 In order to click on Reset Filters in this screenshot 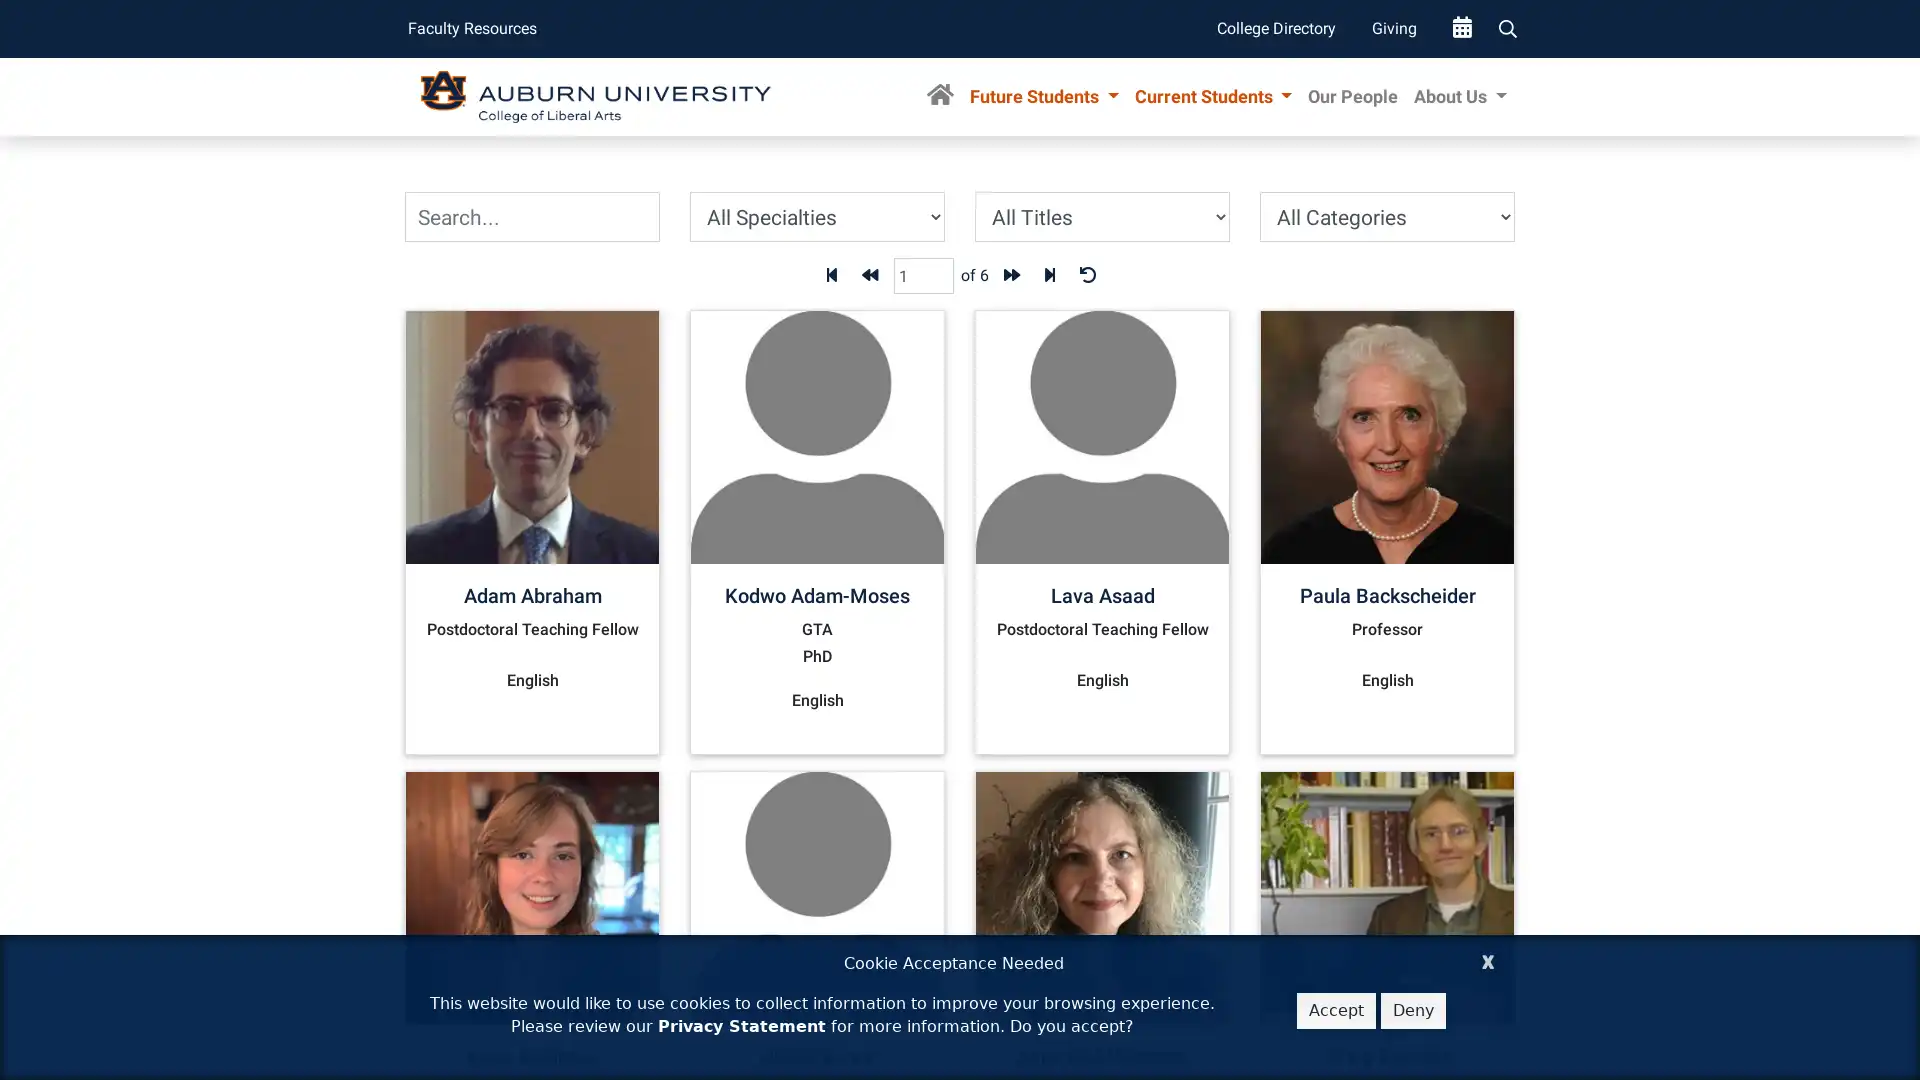, I will do `click(1085, 276)`.